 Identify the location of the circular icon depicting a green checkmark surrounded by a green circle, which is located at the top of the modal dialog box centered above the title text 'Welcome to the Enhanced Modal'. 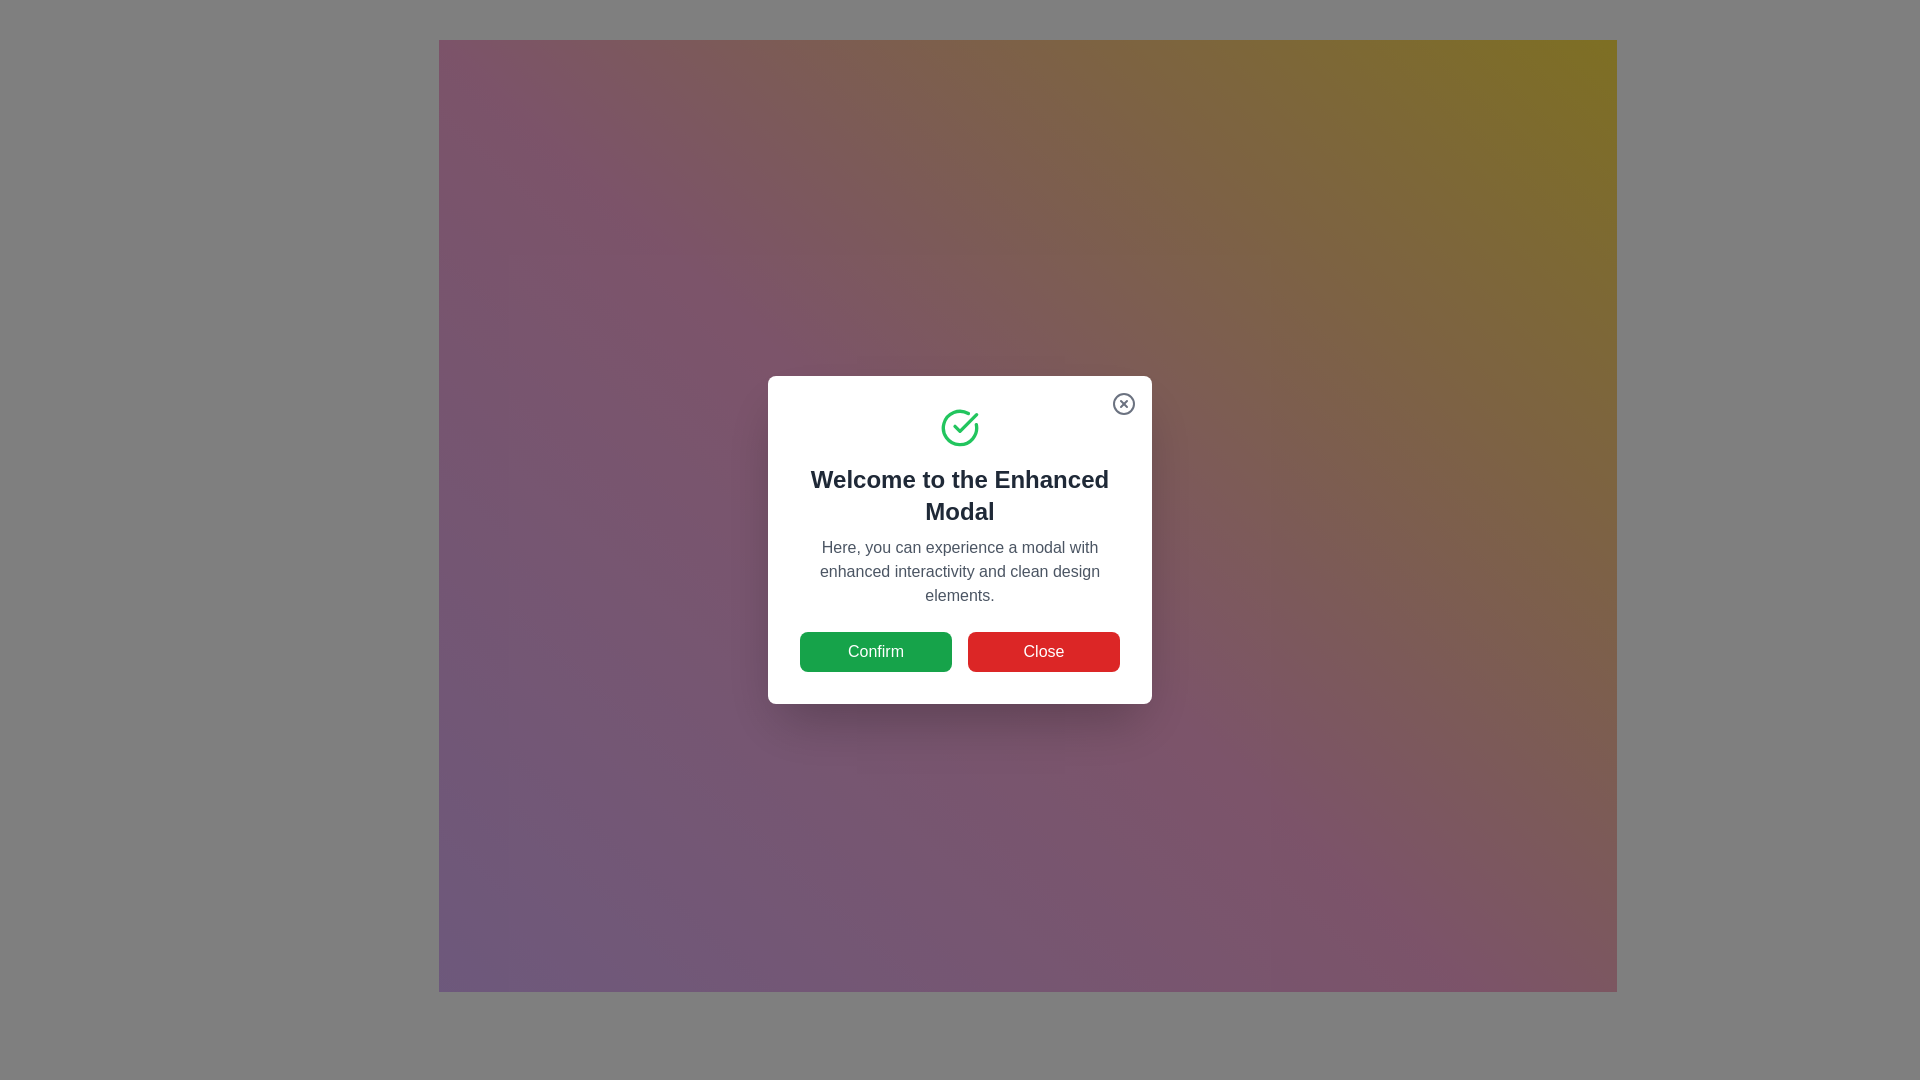
(960, 427).